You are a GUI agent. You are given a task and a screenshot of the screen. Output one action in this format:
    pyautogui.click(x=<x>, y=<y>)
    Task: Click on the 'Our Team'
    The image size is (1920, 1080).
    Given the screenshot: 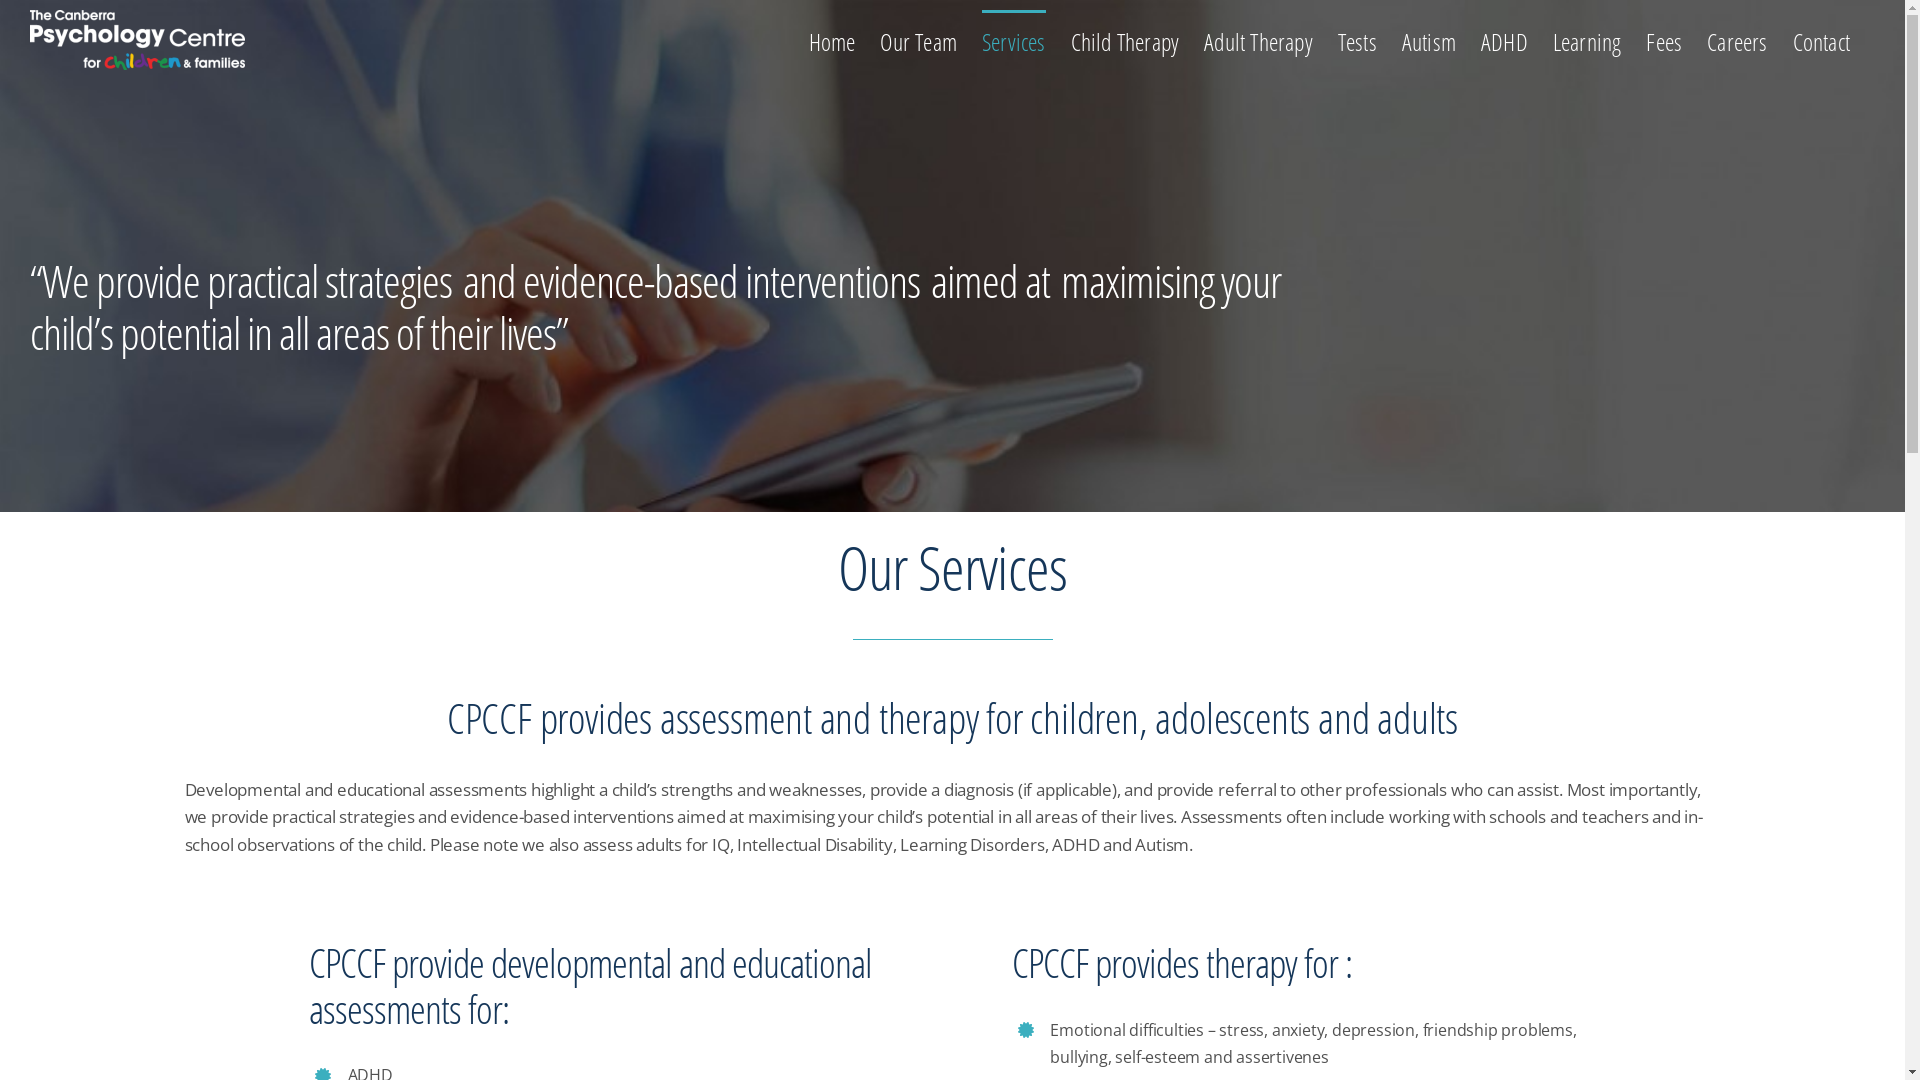 What is the action you would take?
    pyautogui.click(x=879, y=39)
    